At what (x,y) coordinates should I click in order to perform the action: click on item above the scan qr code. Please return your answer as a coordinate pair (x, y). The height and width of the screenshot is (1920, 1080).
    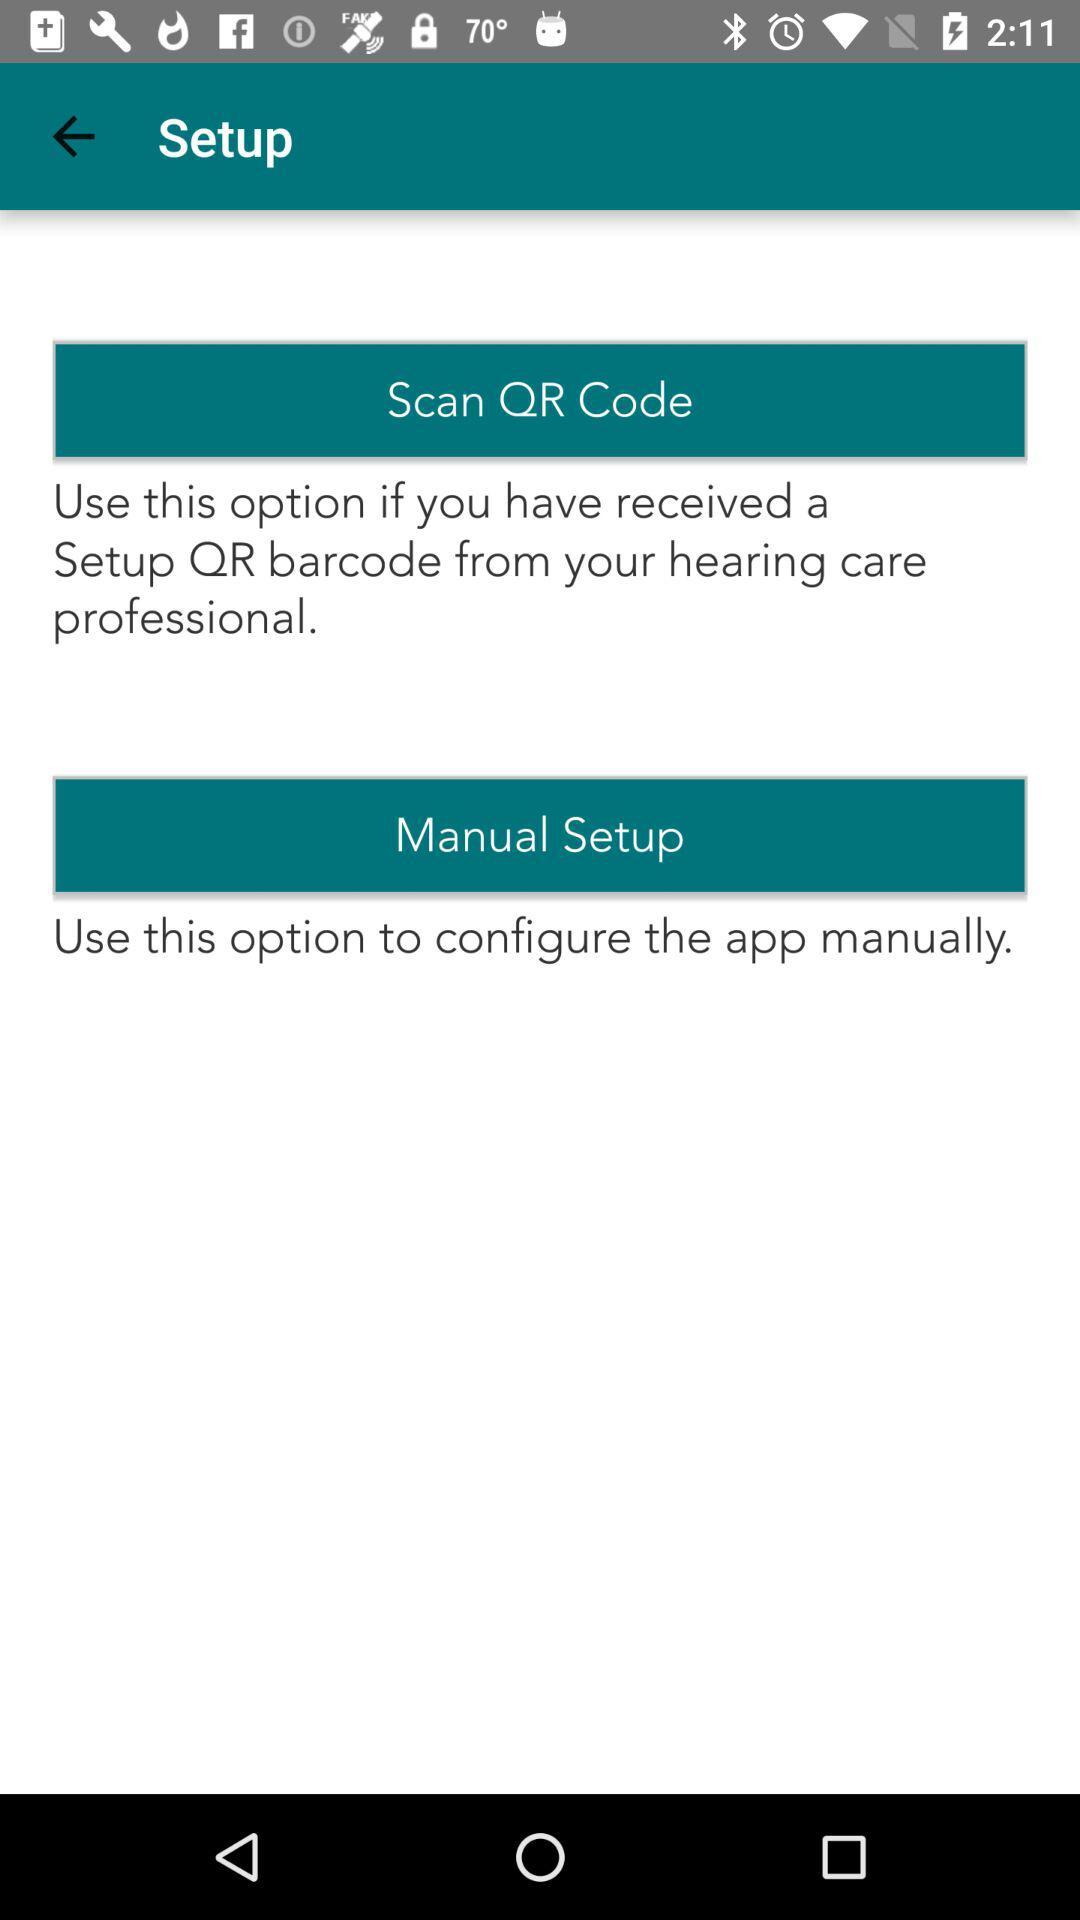
    Looking at the image, I should click on (72, 135).